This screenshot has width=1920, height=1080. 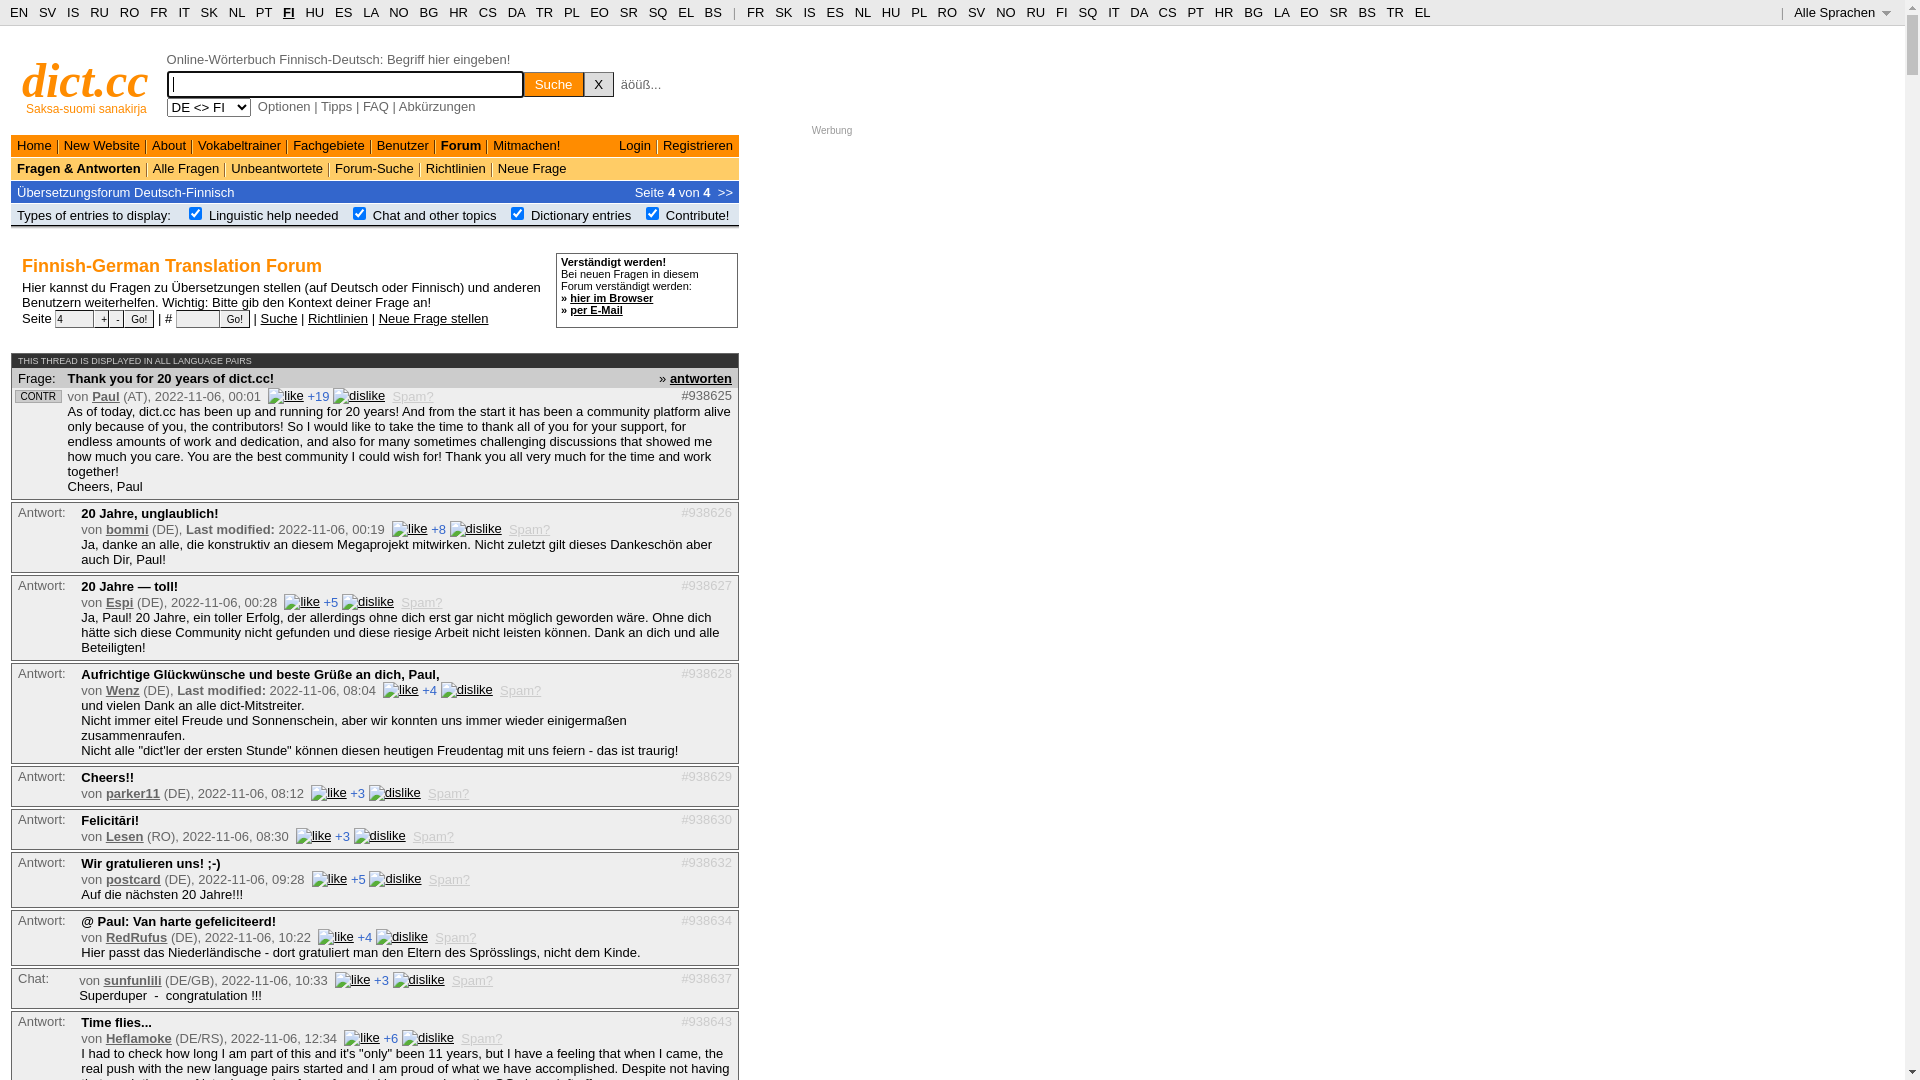 I want to click on 'antworten', so click(x=700, y=377).